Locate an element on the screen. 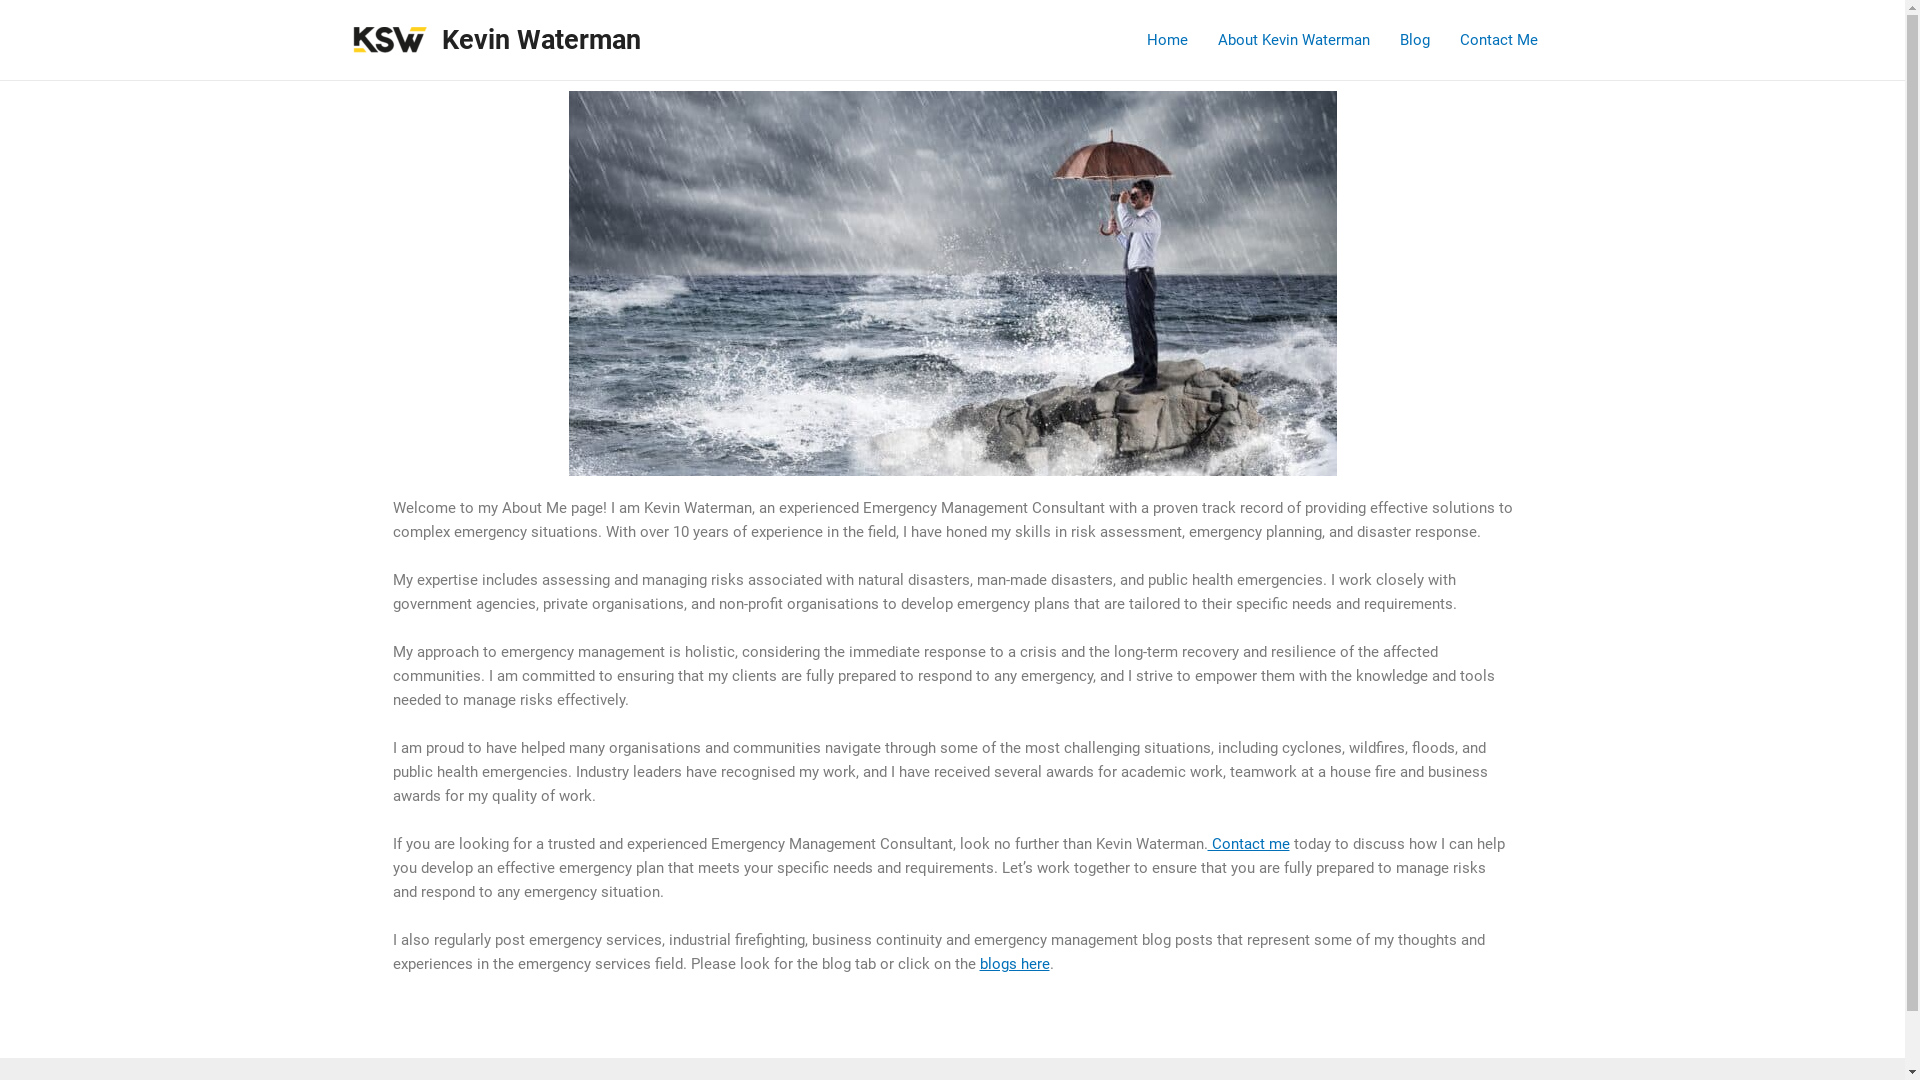  'blogs here' is located at coordinates (1014, 963).